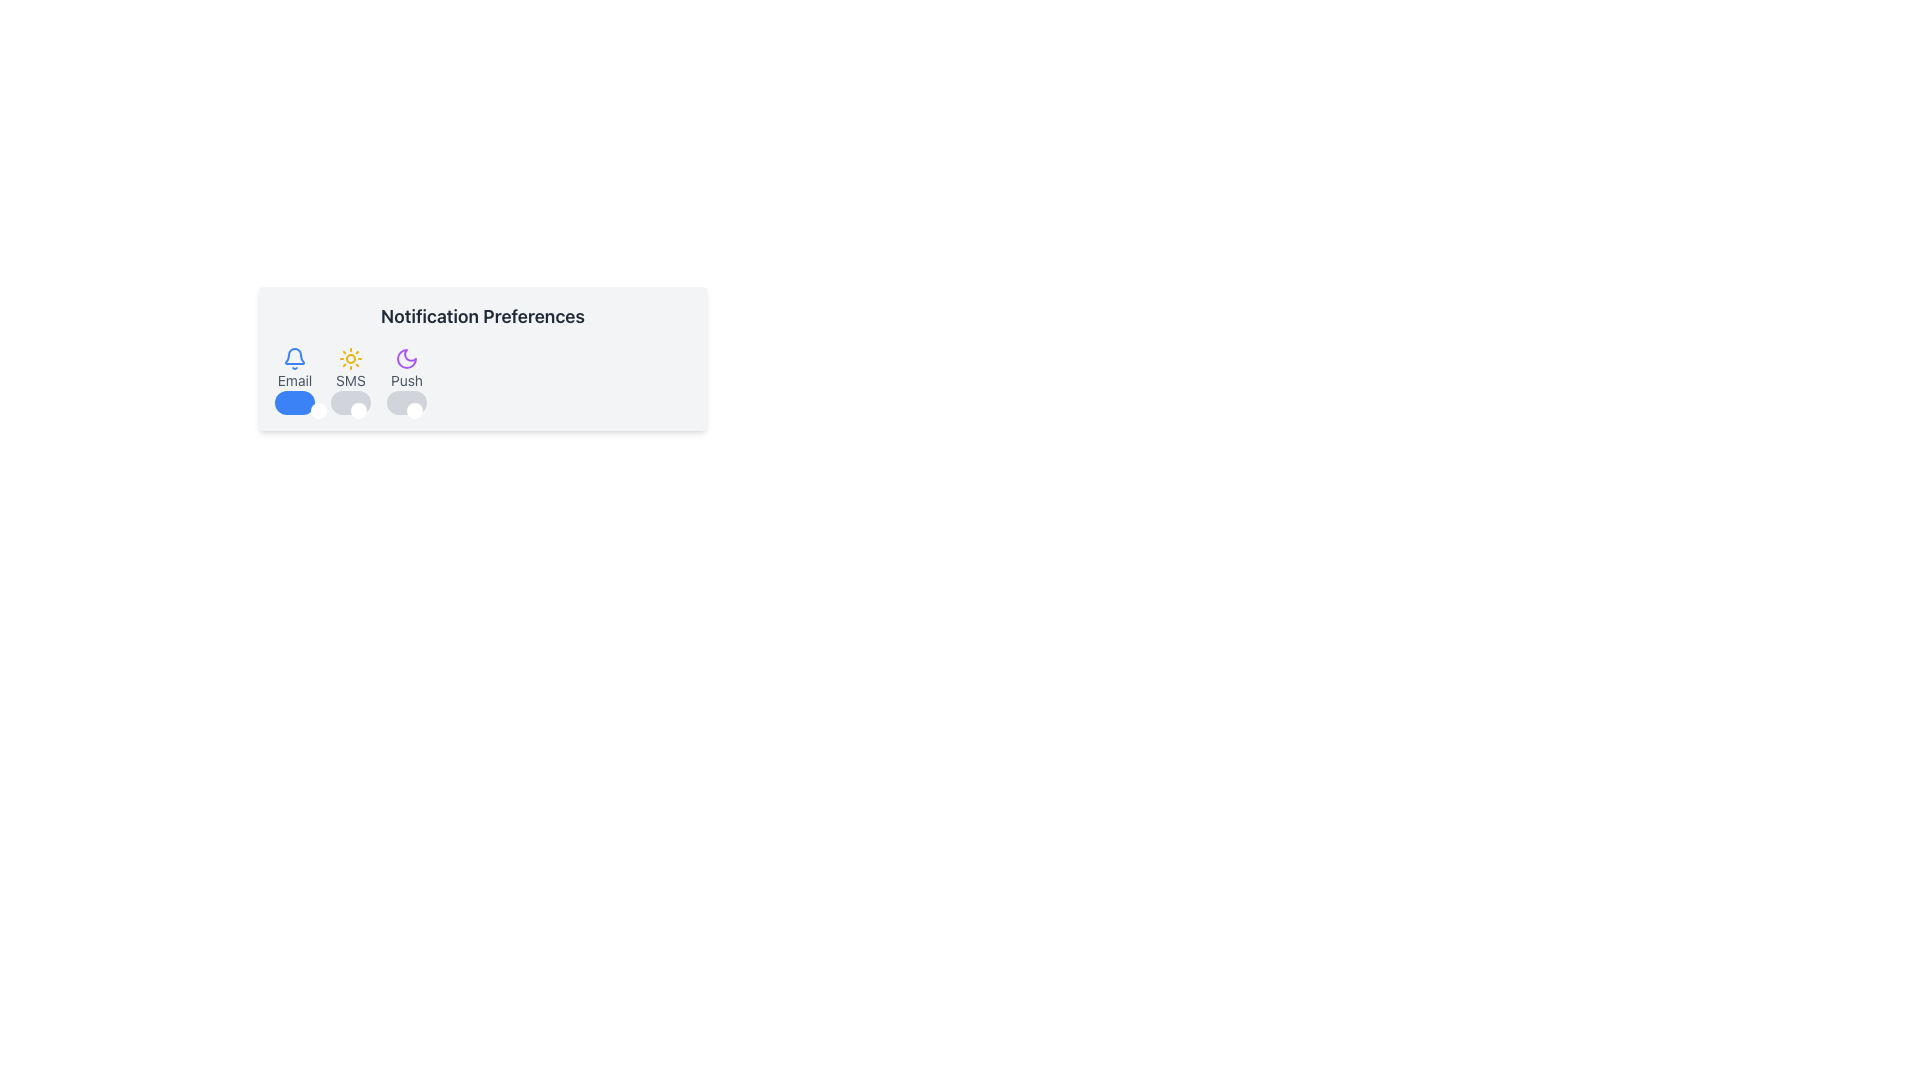 Image resolution: width=1920 pixels, height=1080 pixels. Describe the element at coordinates (350, 357) in the screenshot. I see `the SMS notification icon located at the top of the SMS section, centered above the text label 'SMS'` at that location.